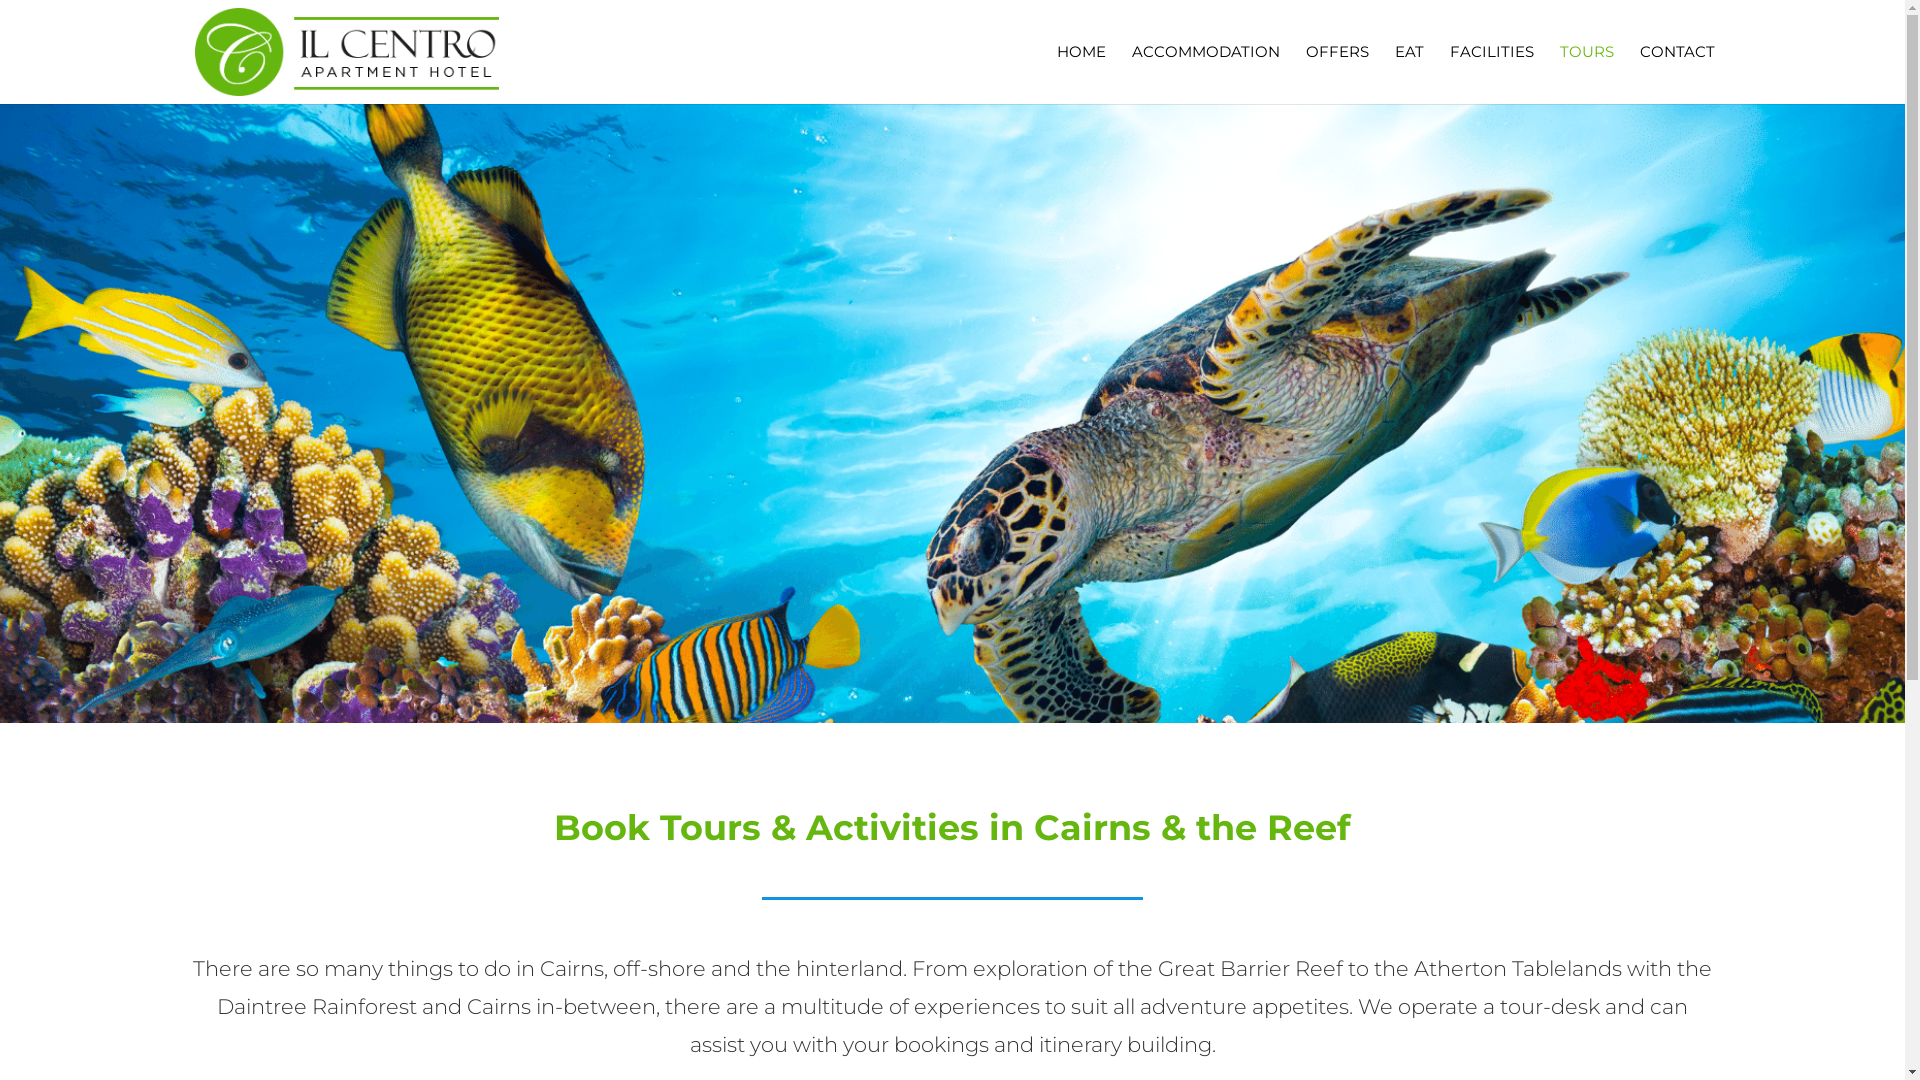 The image size is (1920, 1080). I want to click on 'HOME', so click(1055, 73).